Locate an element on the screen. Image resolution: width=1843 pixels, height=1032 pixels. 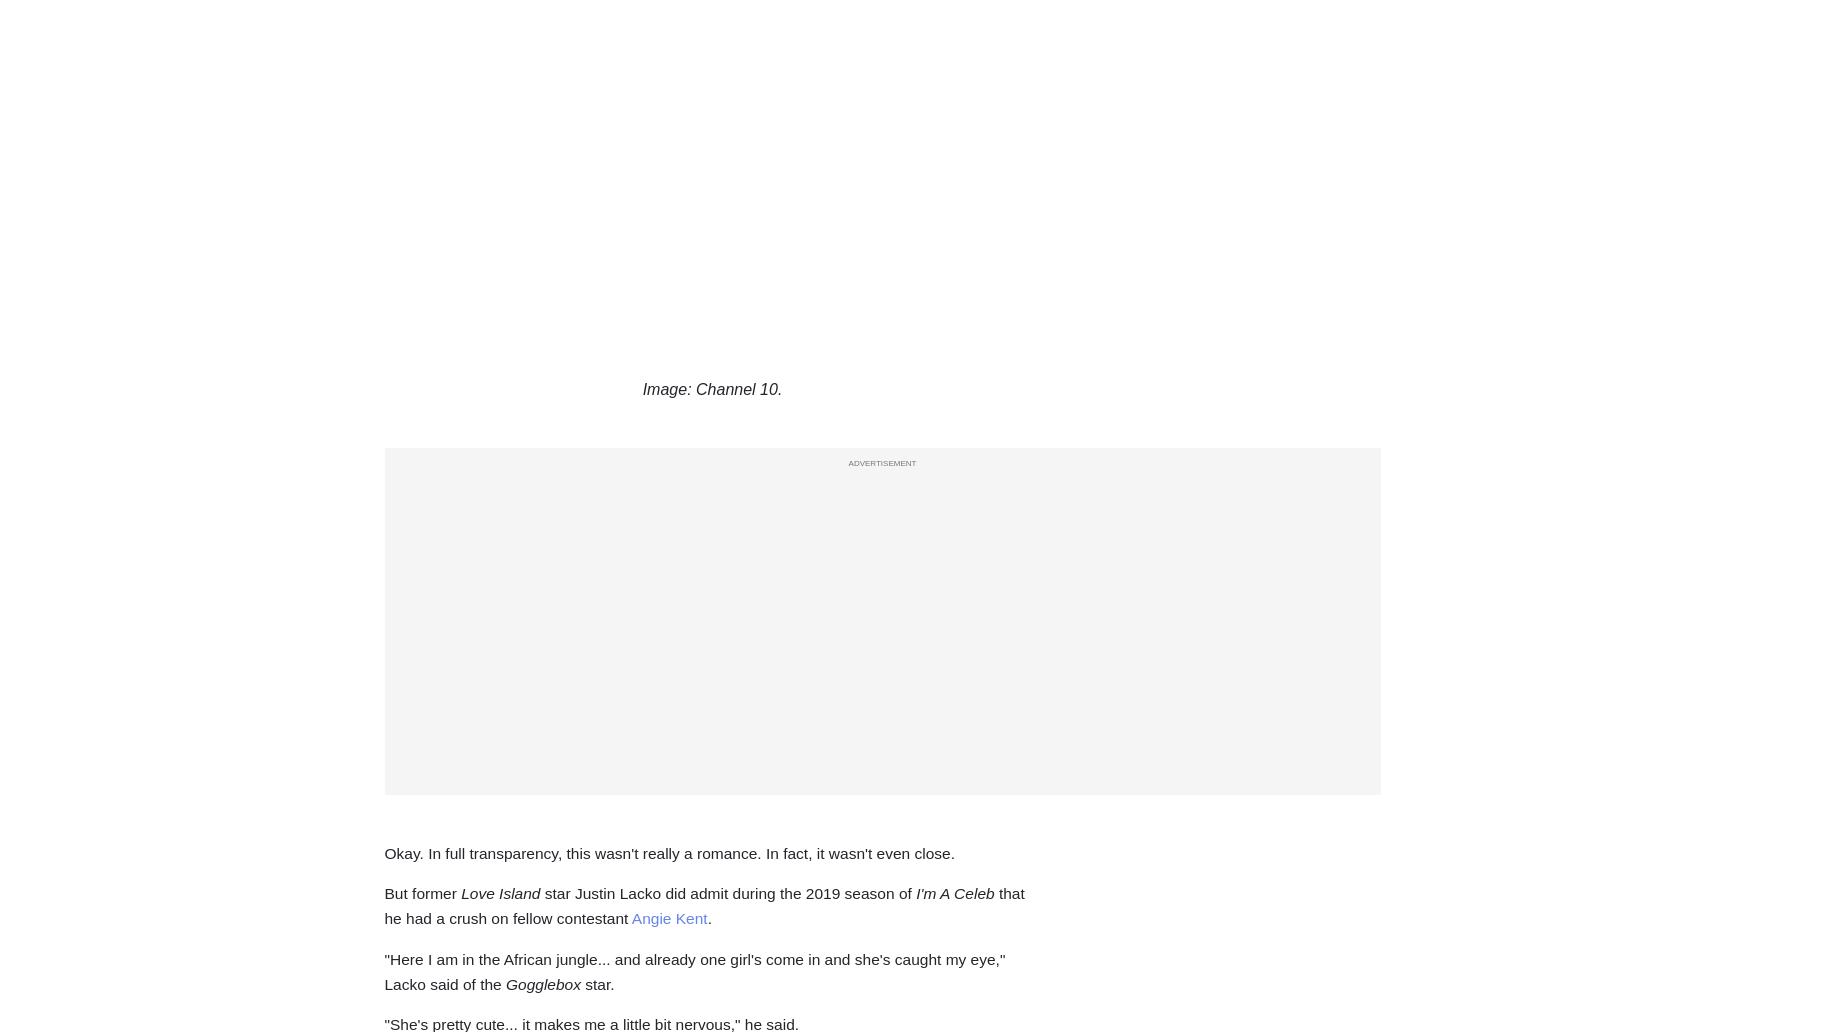
'ADVERTISEMENT' is located at coordinates (882, 462).